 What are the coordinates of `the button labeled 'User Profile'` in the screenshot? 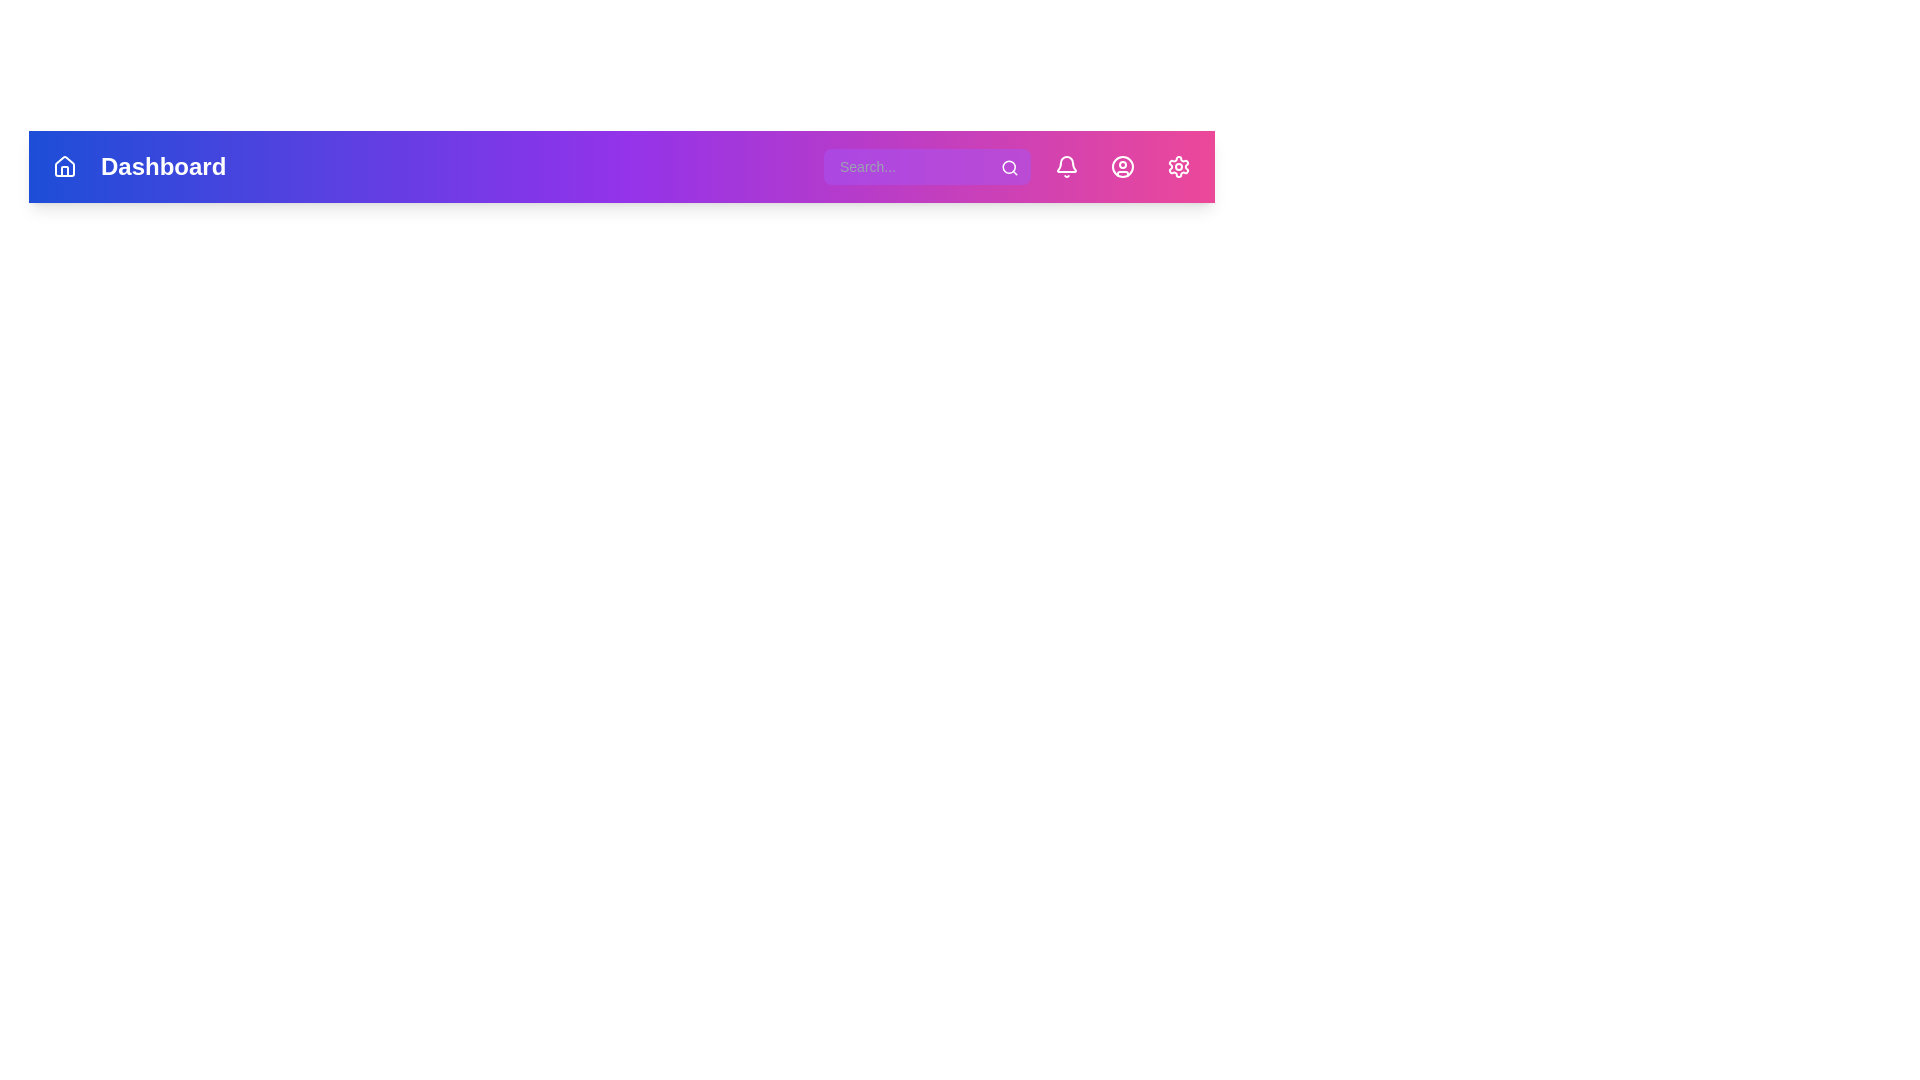 It's located at (1123, 165).